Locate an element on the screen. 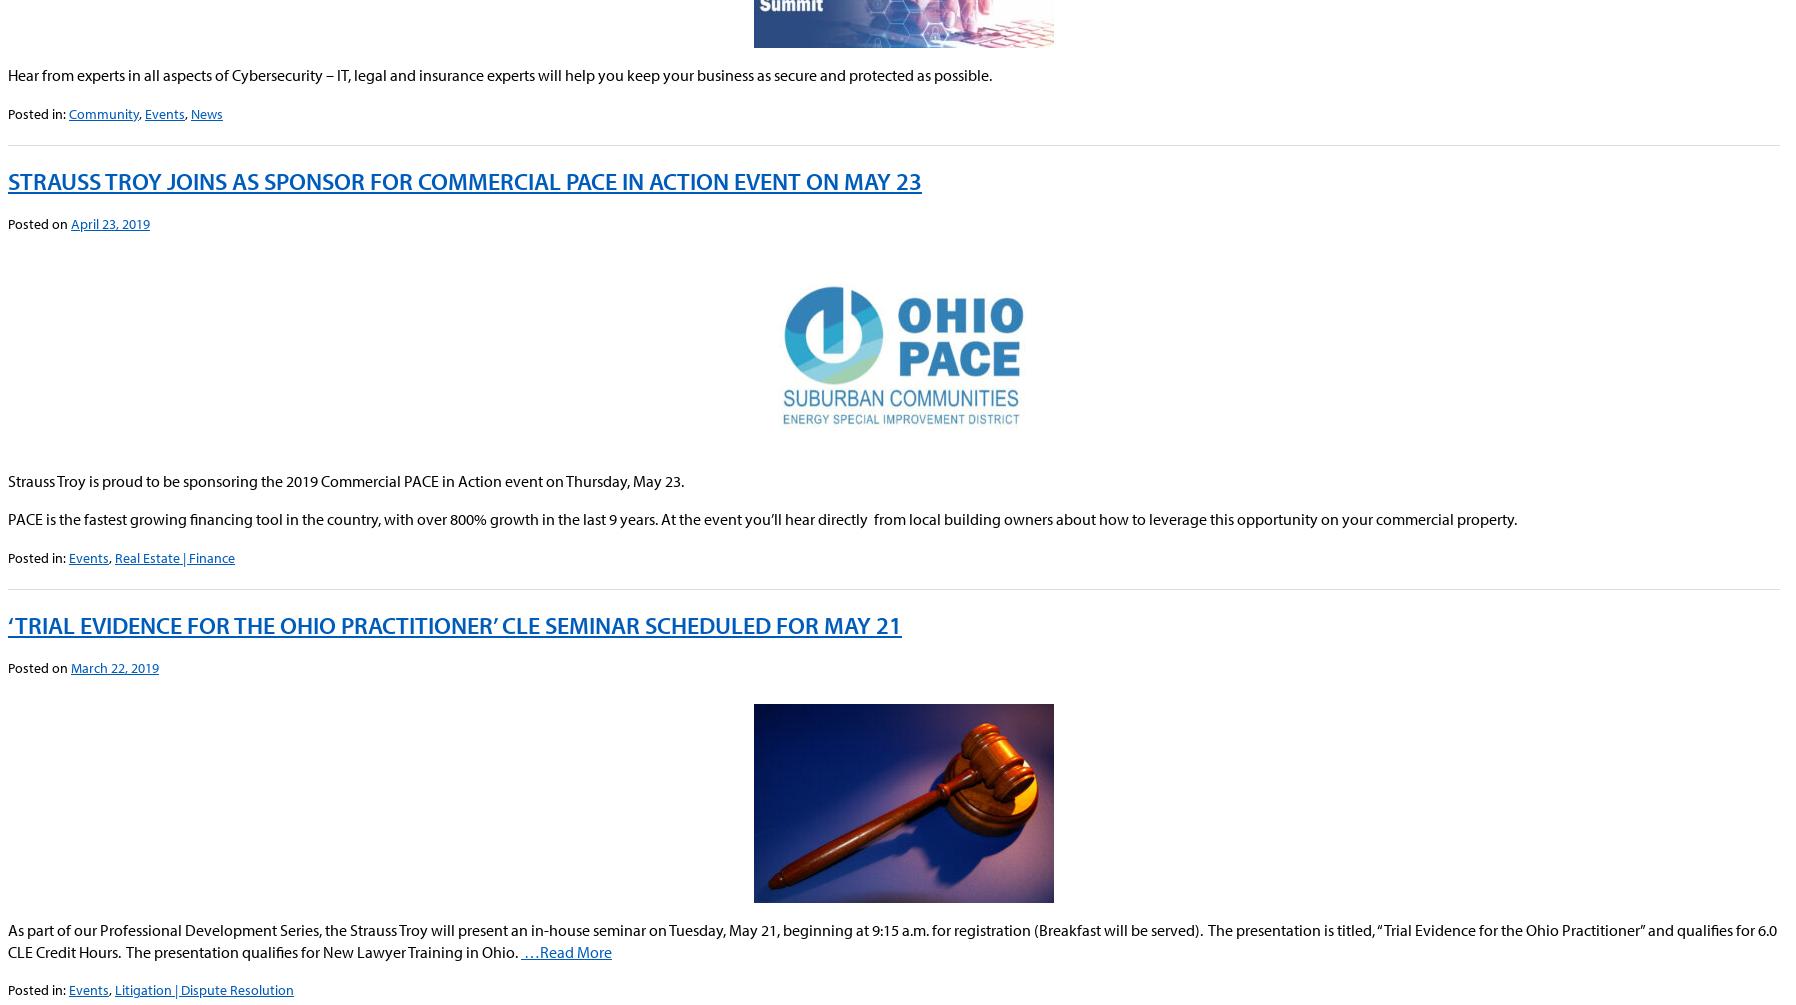  'Strauss Troy is proud to be sponsoring the 2019 Commercial PACE in Action event on Thursday, May 23.' is located at coordinates (7, 479).